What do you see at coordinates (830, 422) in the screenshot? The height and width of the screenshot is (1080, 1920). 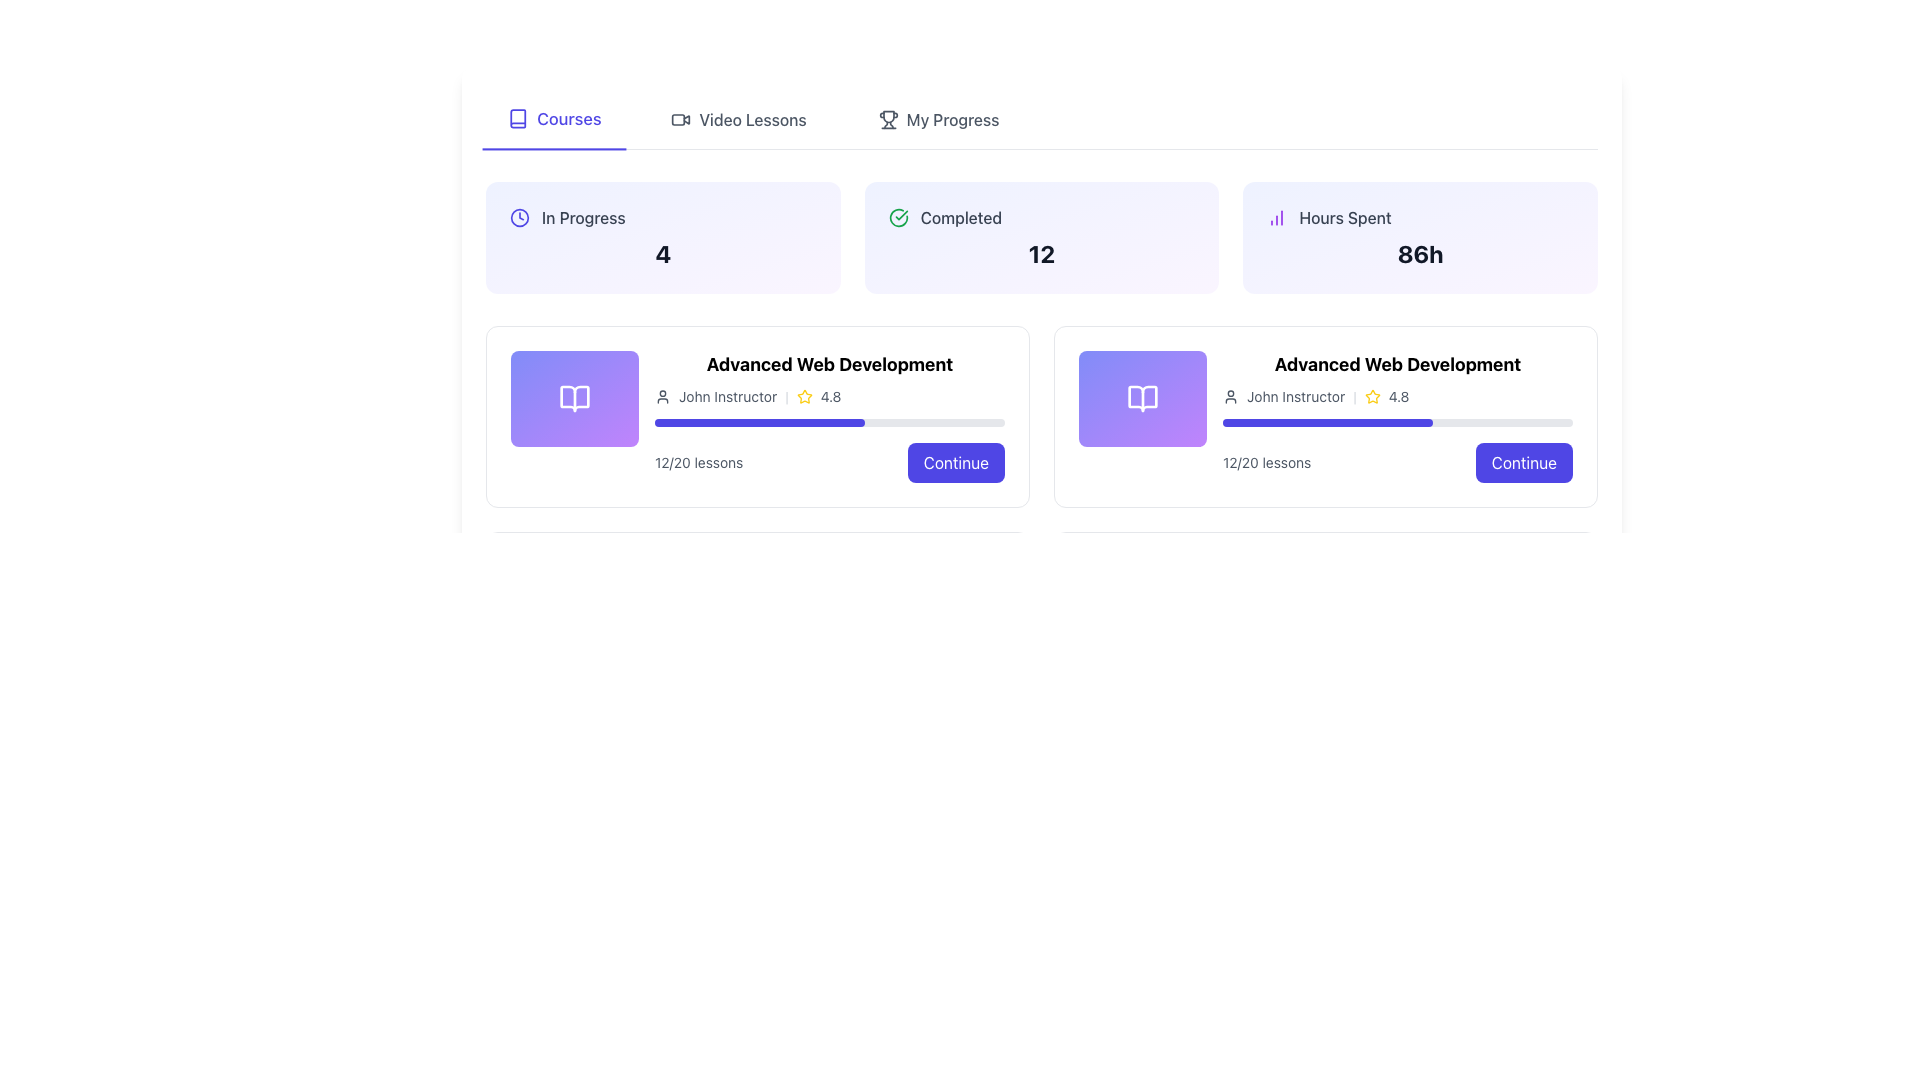 I see `the progress bar that visually represents the completion of a course, positioned between the 'John Instructor | 4.8' text and the '12/20 lessons' text` at bounding box center [830, 422].